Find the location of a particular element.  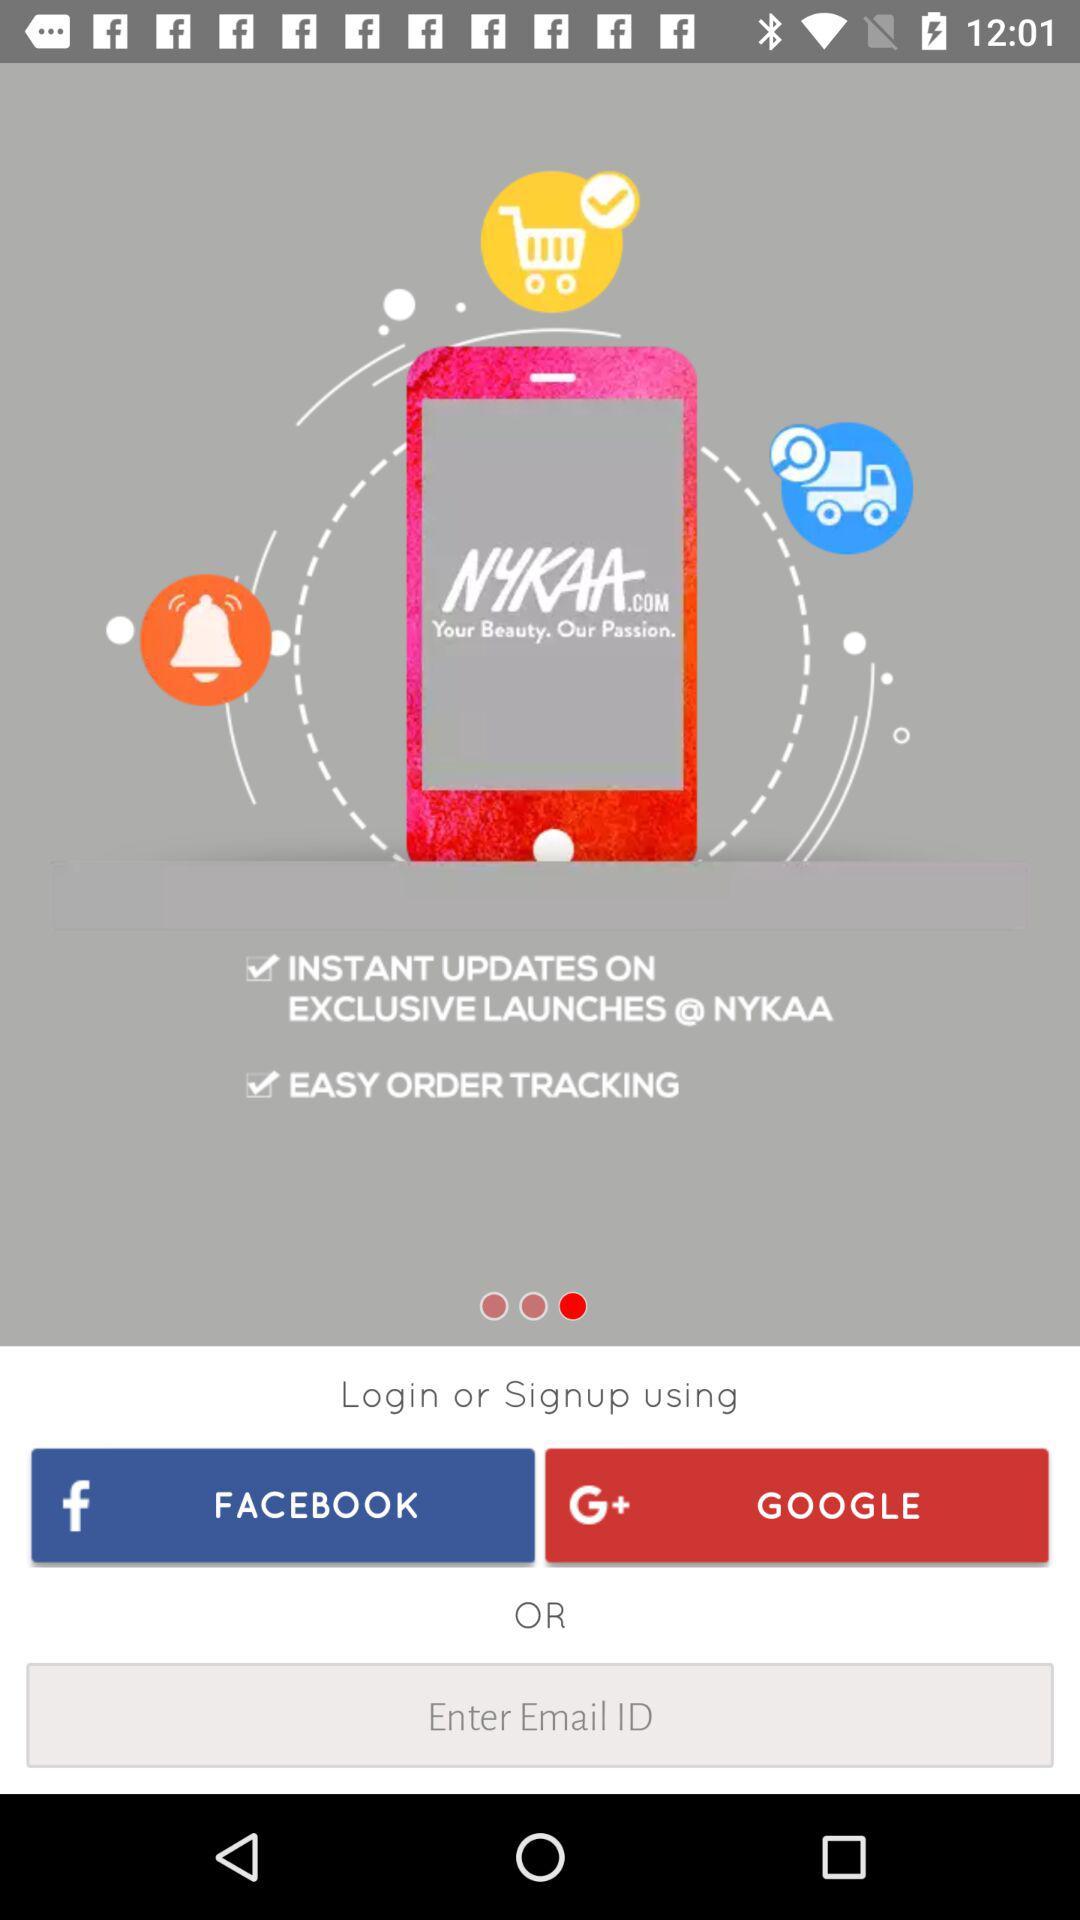

item to the right of facebook is located at coordinates (795, 1504).